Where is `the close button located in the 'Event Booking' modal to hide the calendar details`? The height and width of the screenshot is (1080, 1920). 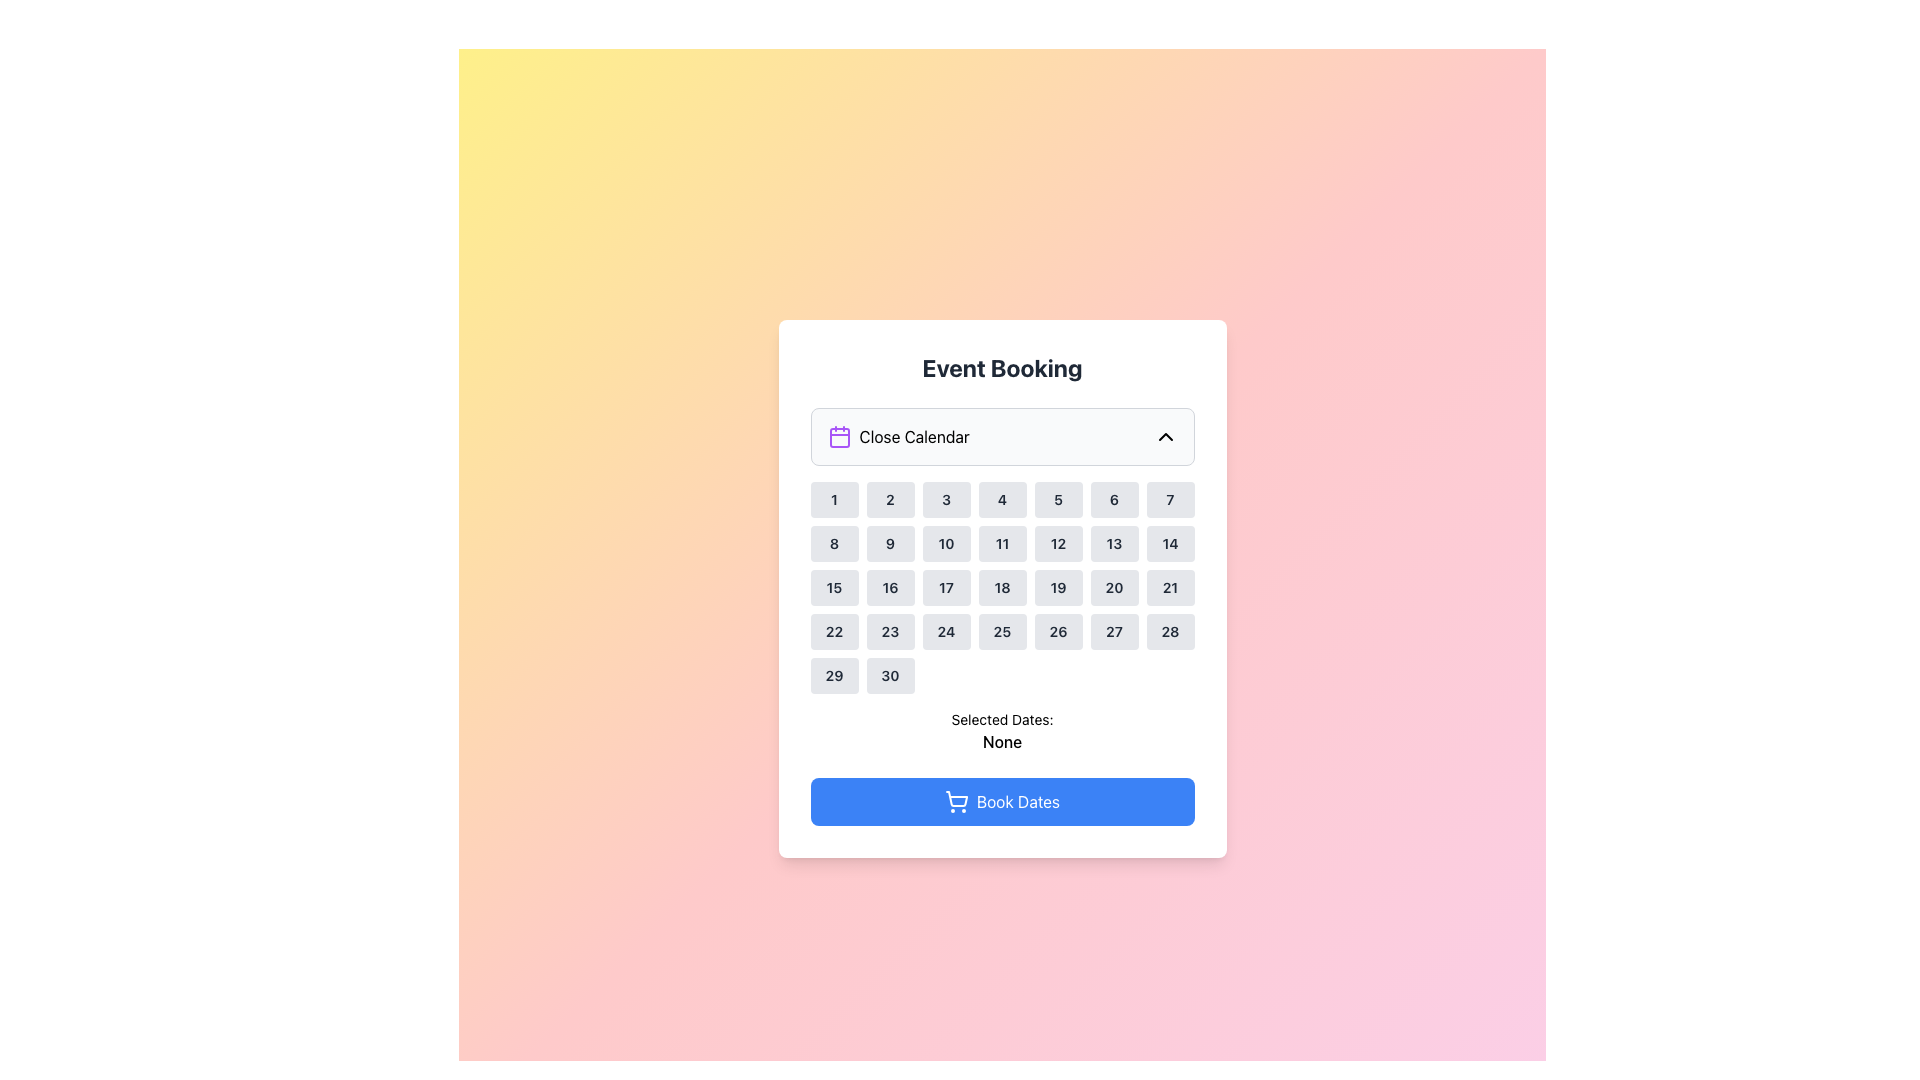 the close button located in the 'Event Booking' modal to hide the calendar details is located at coordinates (1002, 435).